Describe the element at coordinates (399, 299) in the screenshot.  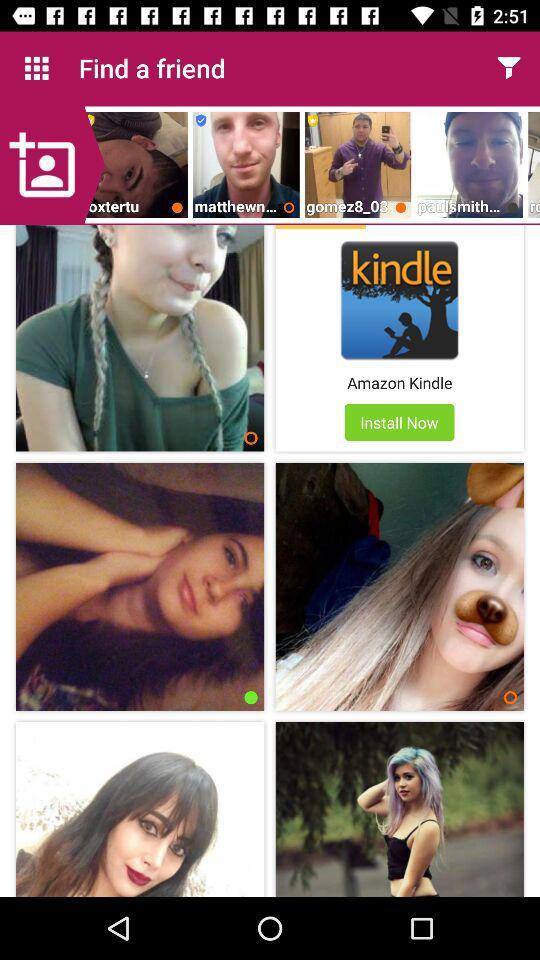
I see `the icon below sponsored item` at that location.